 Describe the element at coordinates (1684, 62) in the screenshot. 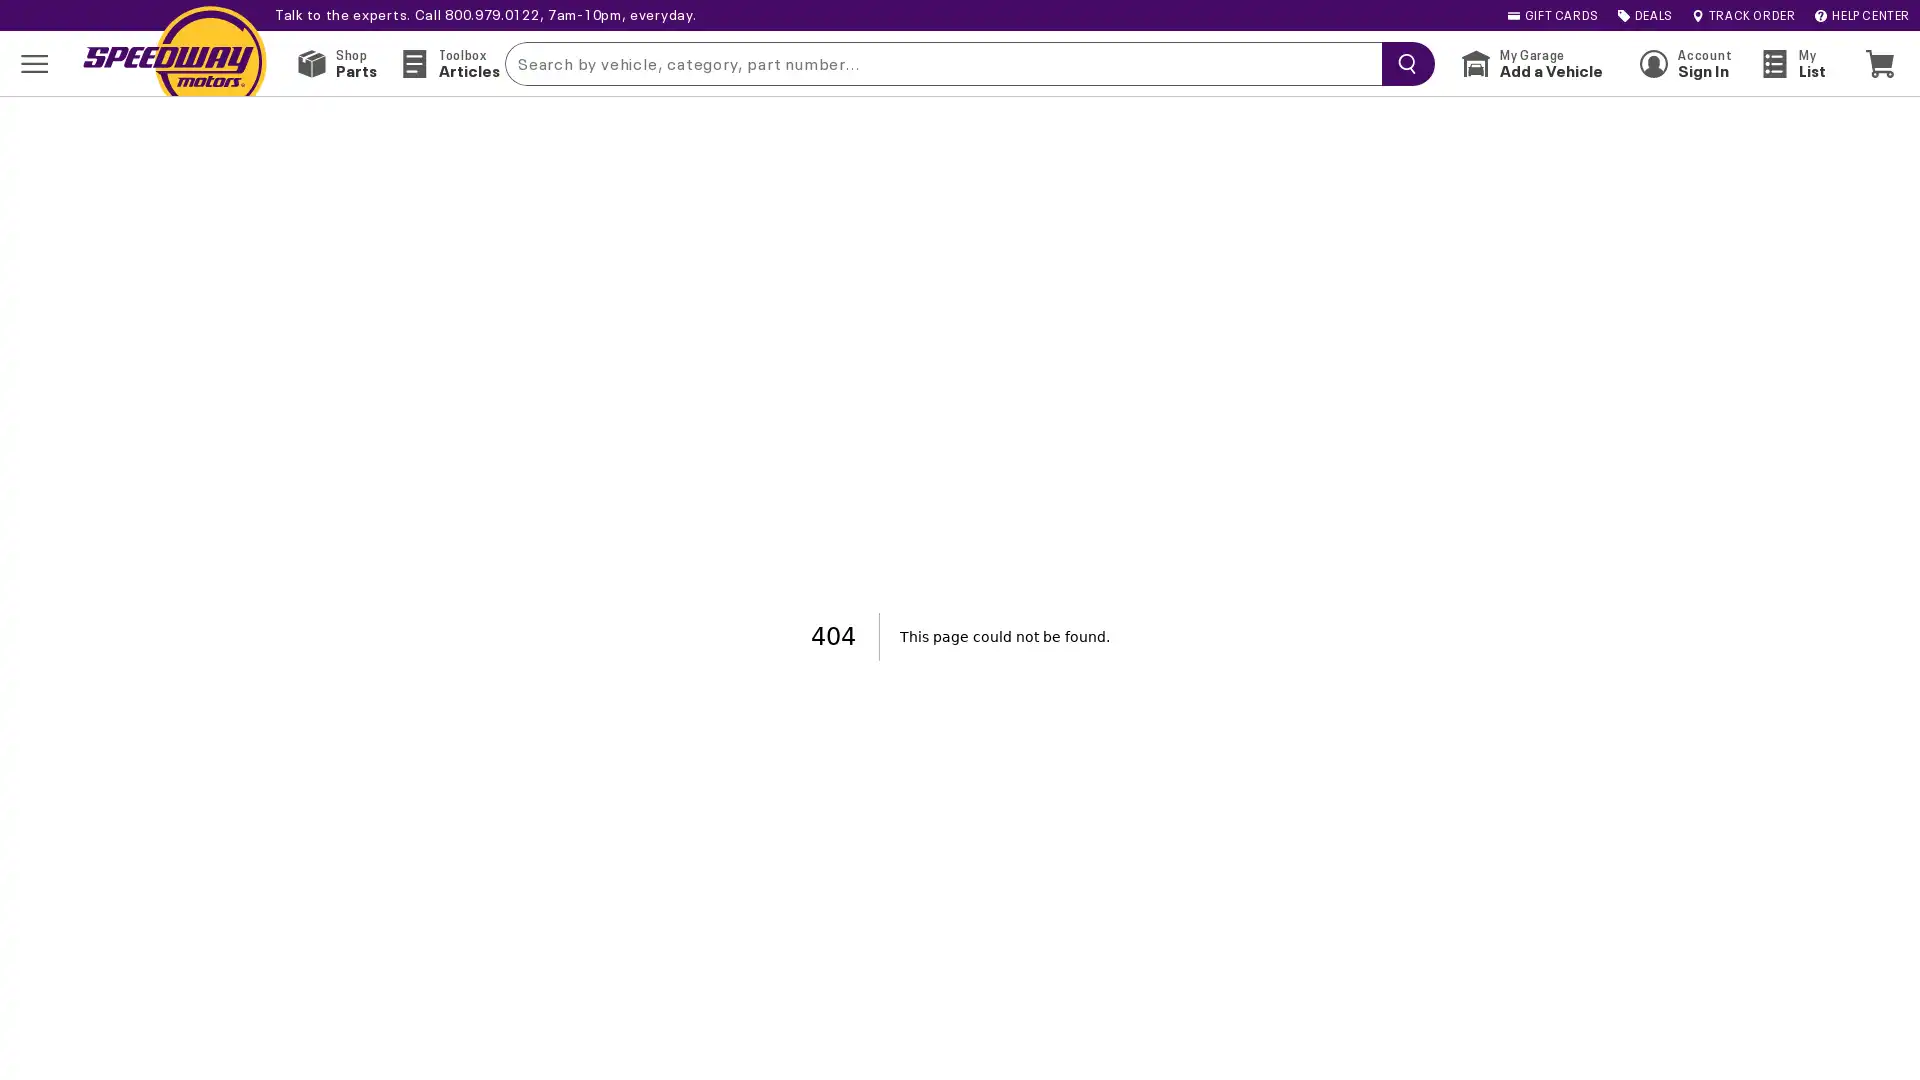

I see `Account Sign In` at that location.